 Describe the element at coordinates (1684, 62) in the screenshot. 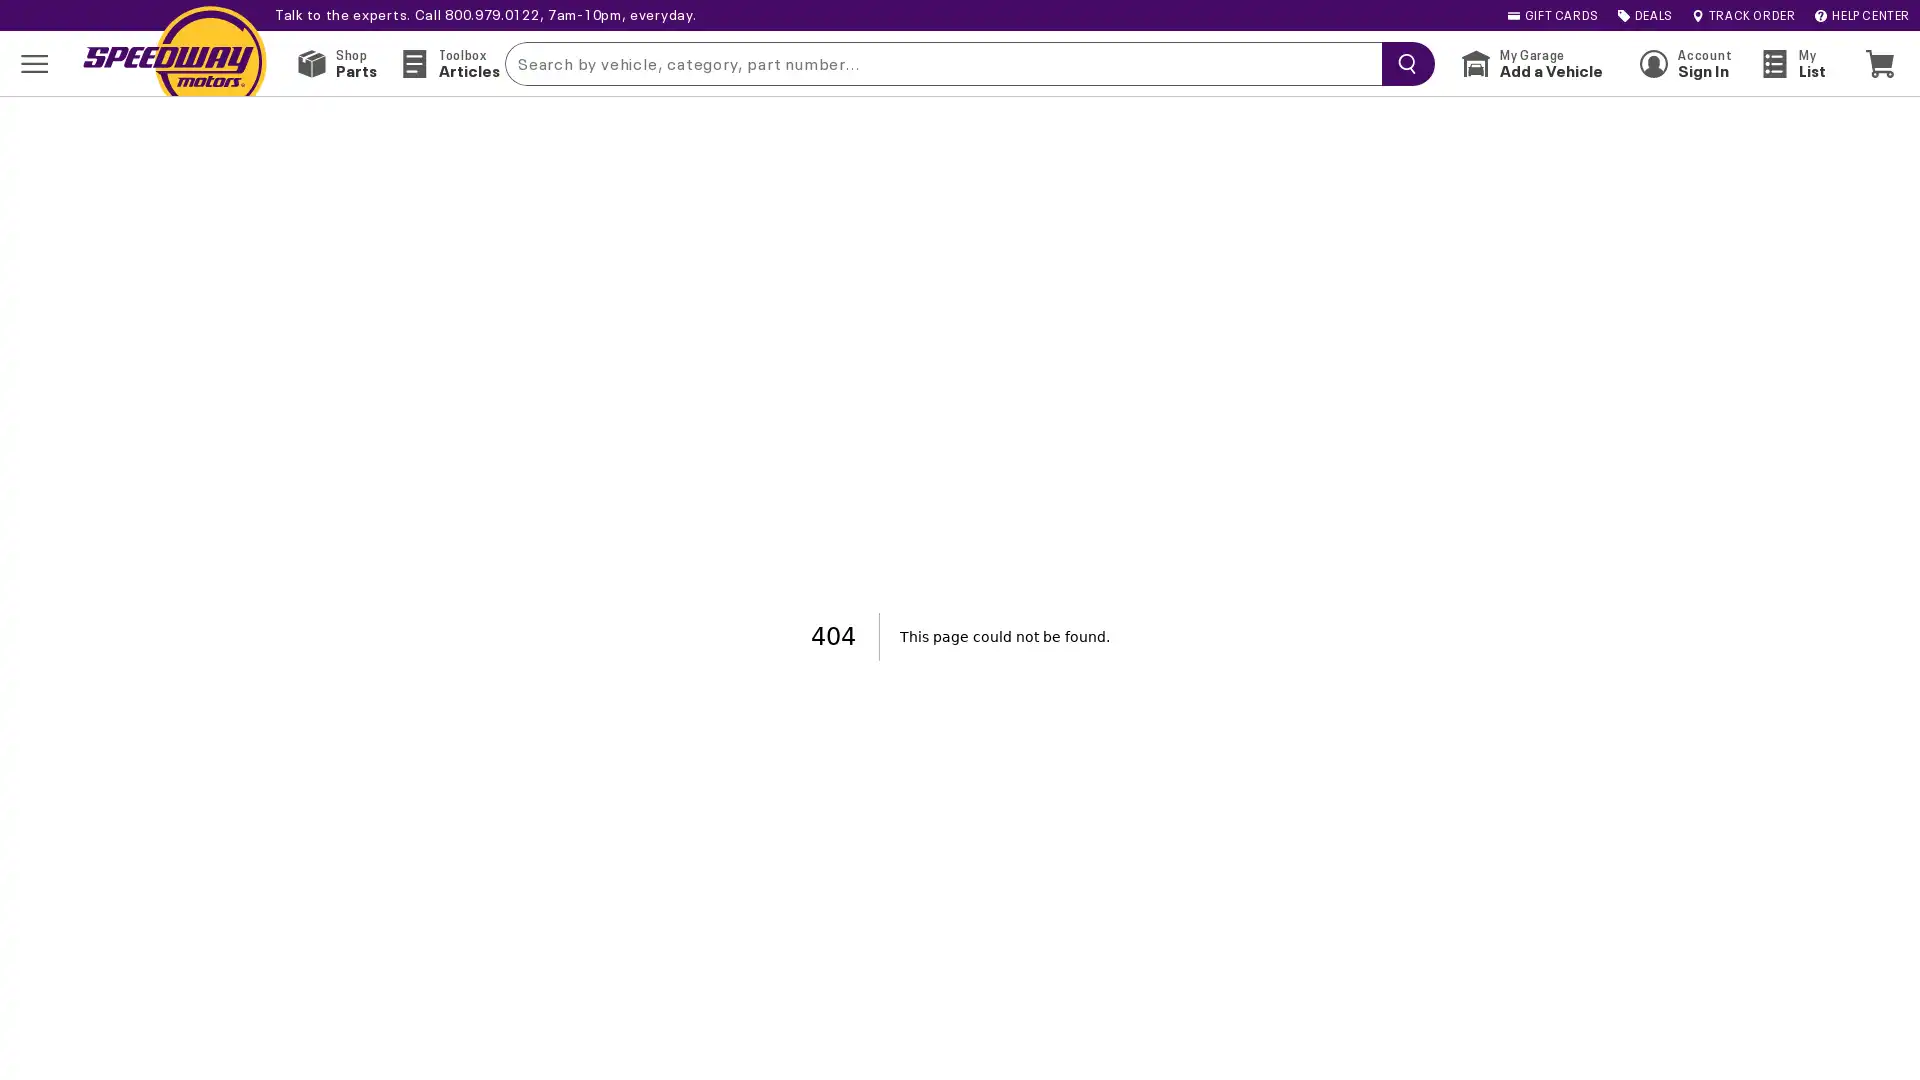

I see `Account Sign In` at that location.